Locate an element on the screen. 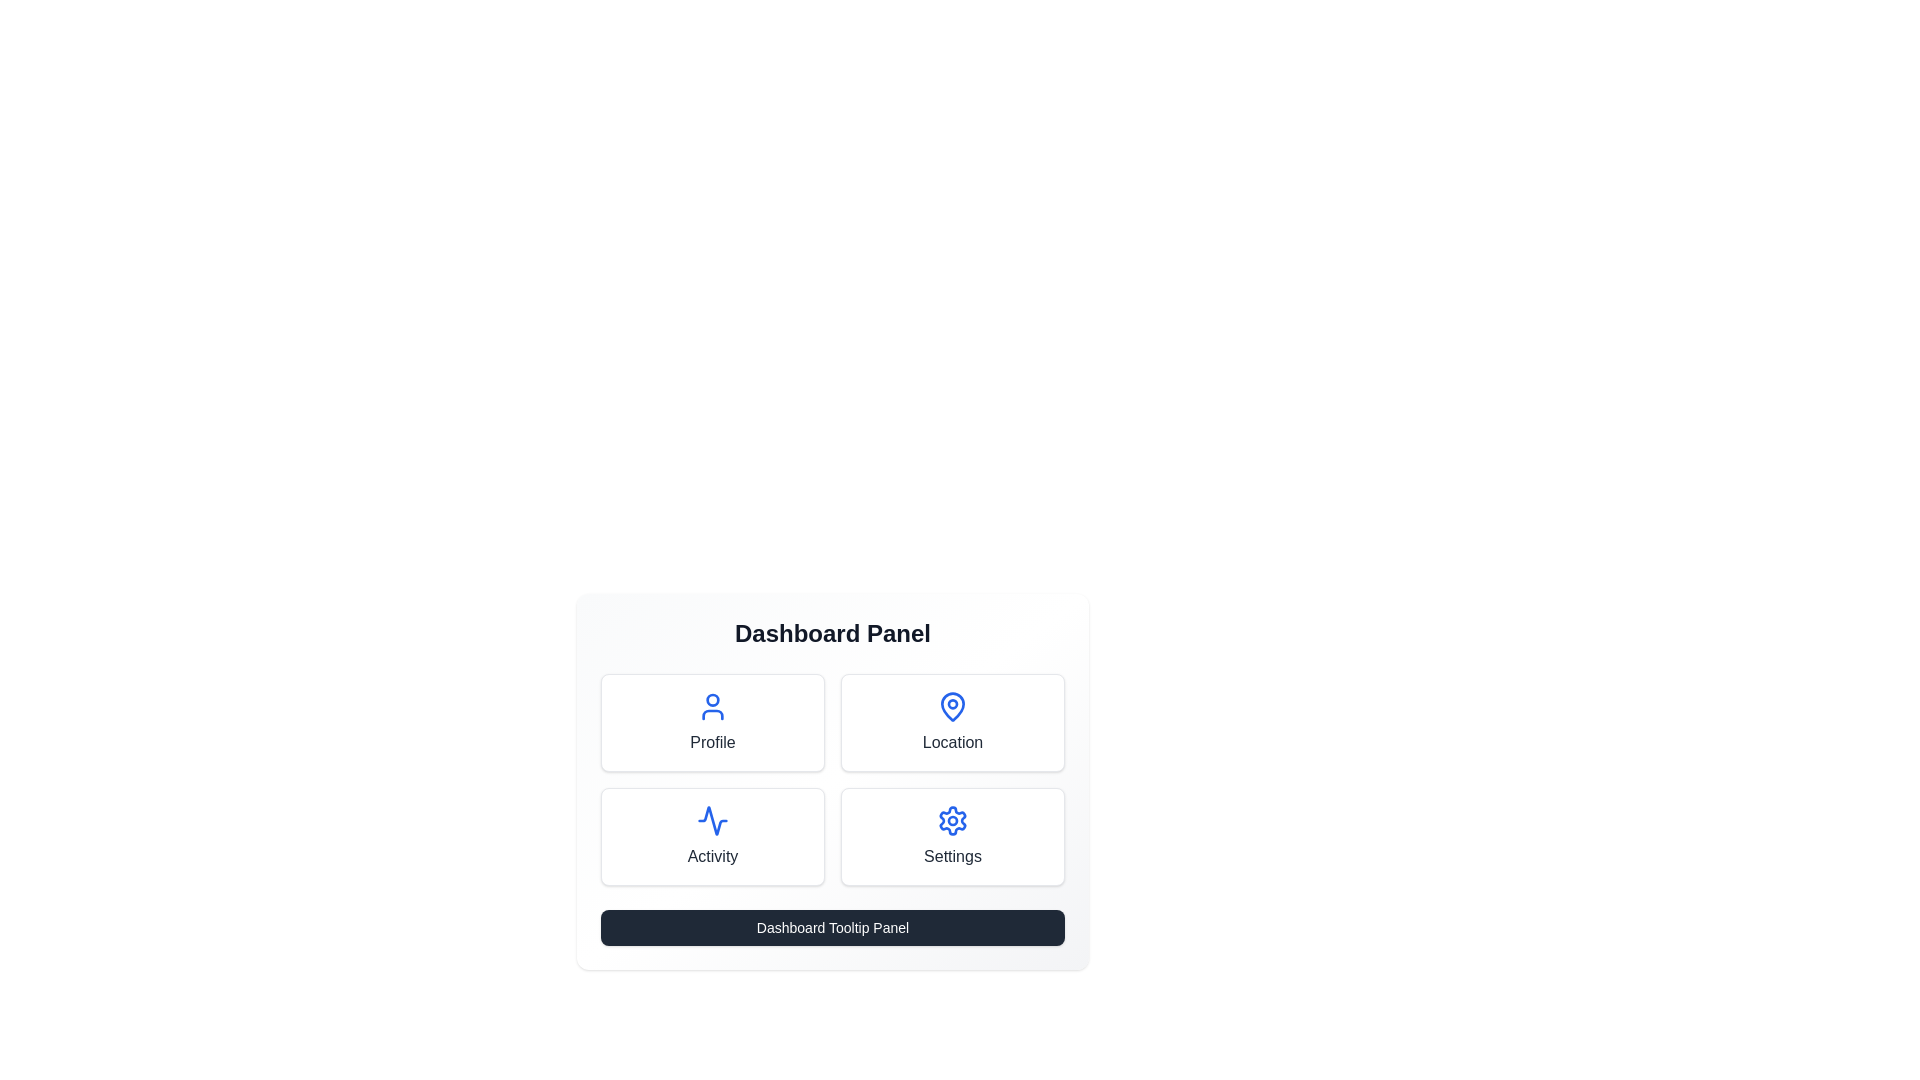  the blue waveform icon located at the top of the 'Activity' card in the lower-left section of the dashboard interface is located at coordinates (713, 821).